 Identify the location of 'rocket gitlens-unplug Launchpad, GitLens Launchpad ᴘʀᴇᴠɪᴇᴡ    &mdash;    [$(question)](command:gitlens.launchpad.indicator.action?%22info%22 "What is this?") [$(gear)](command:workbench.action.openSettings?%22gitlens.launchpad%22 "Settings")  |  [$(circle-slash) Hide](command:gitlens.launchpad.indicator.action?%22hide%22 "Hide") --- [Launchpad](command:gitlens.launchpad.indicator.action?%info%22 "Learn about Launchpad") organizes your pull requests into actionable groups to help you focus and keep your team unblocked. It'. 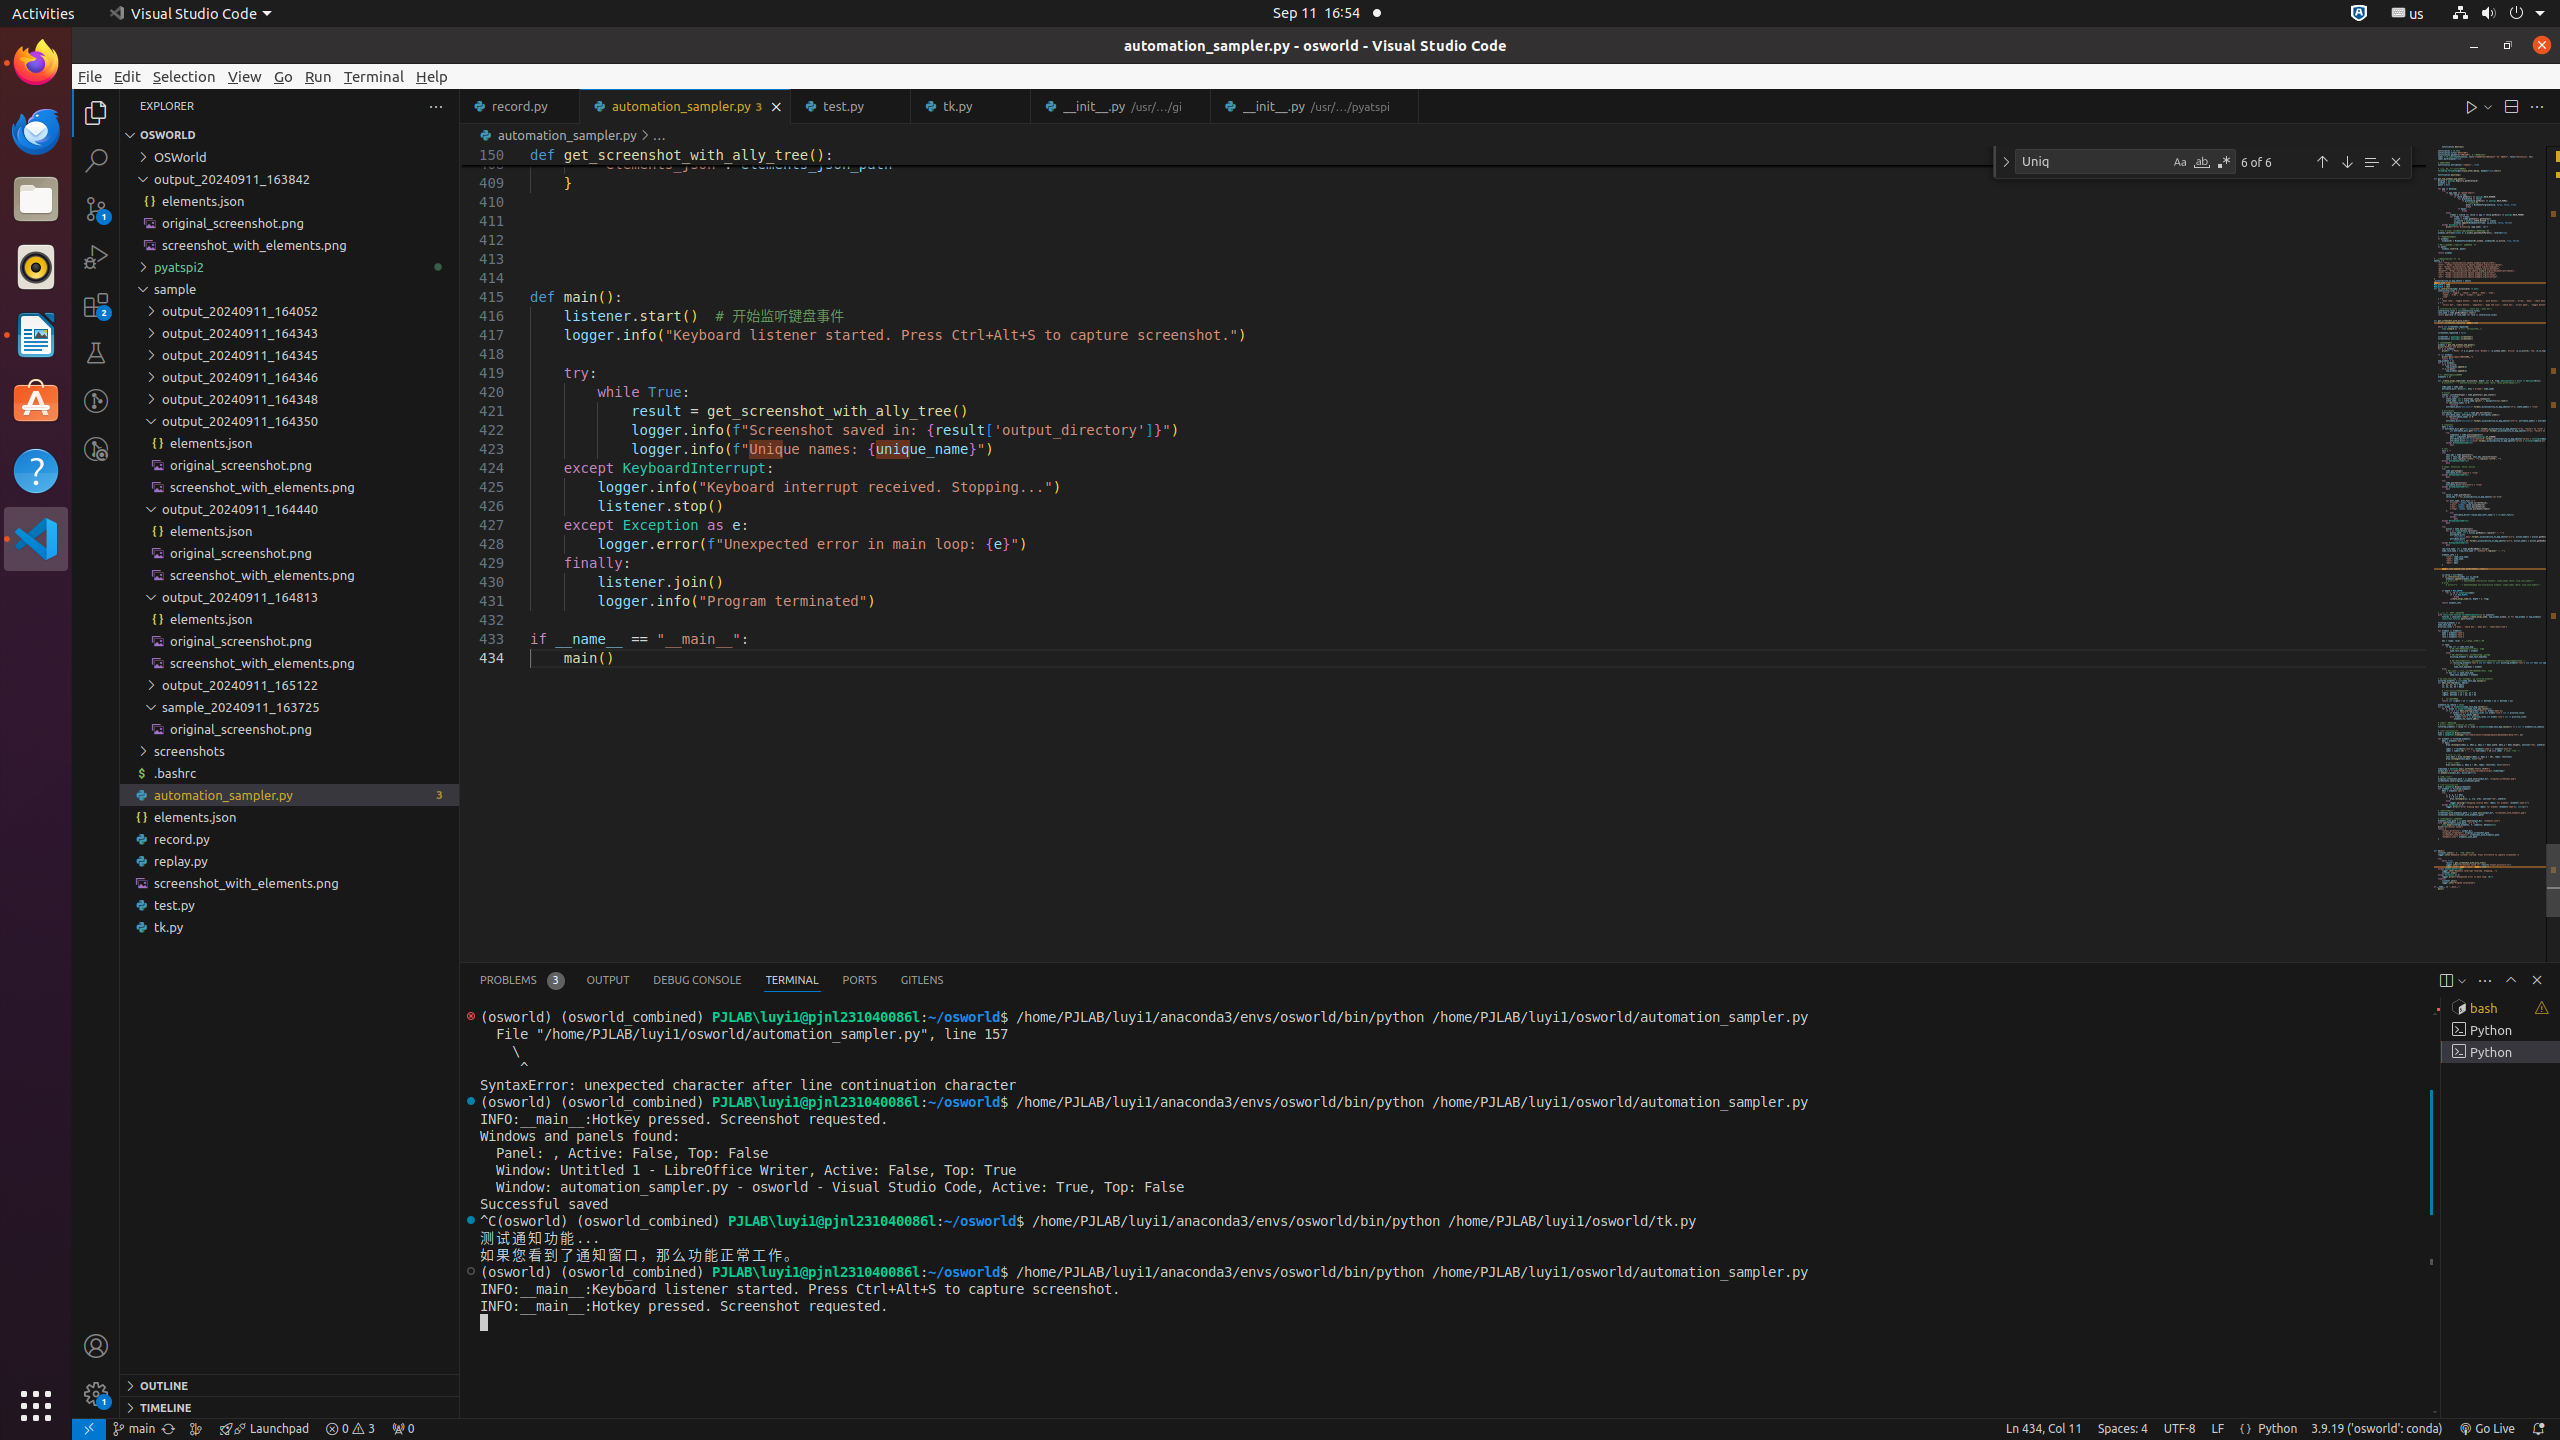
(264, 1428).